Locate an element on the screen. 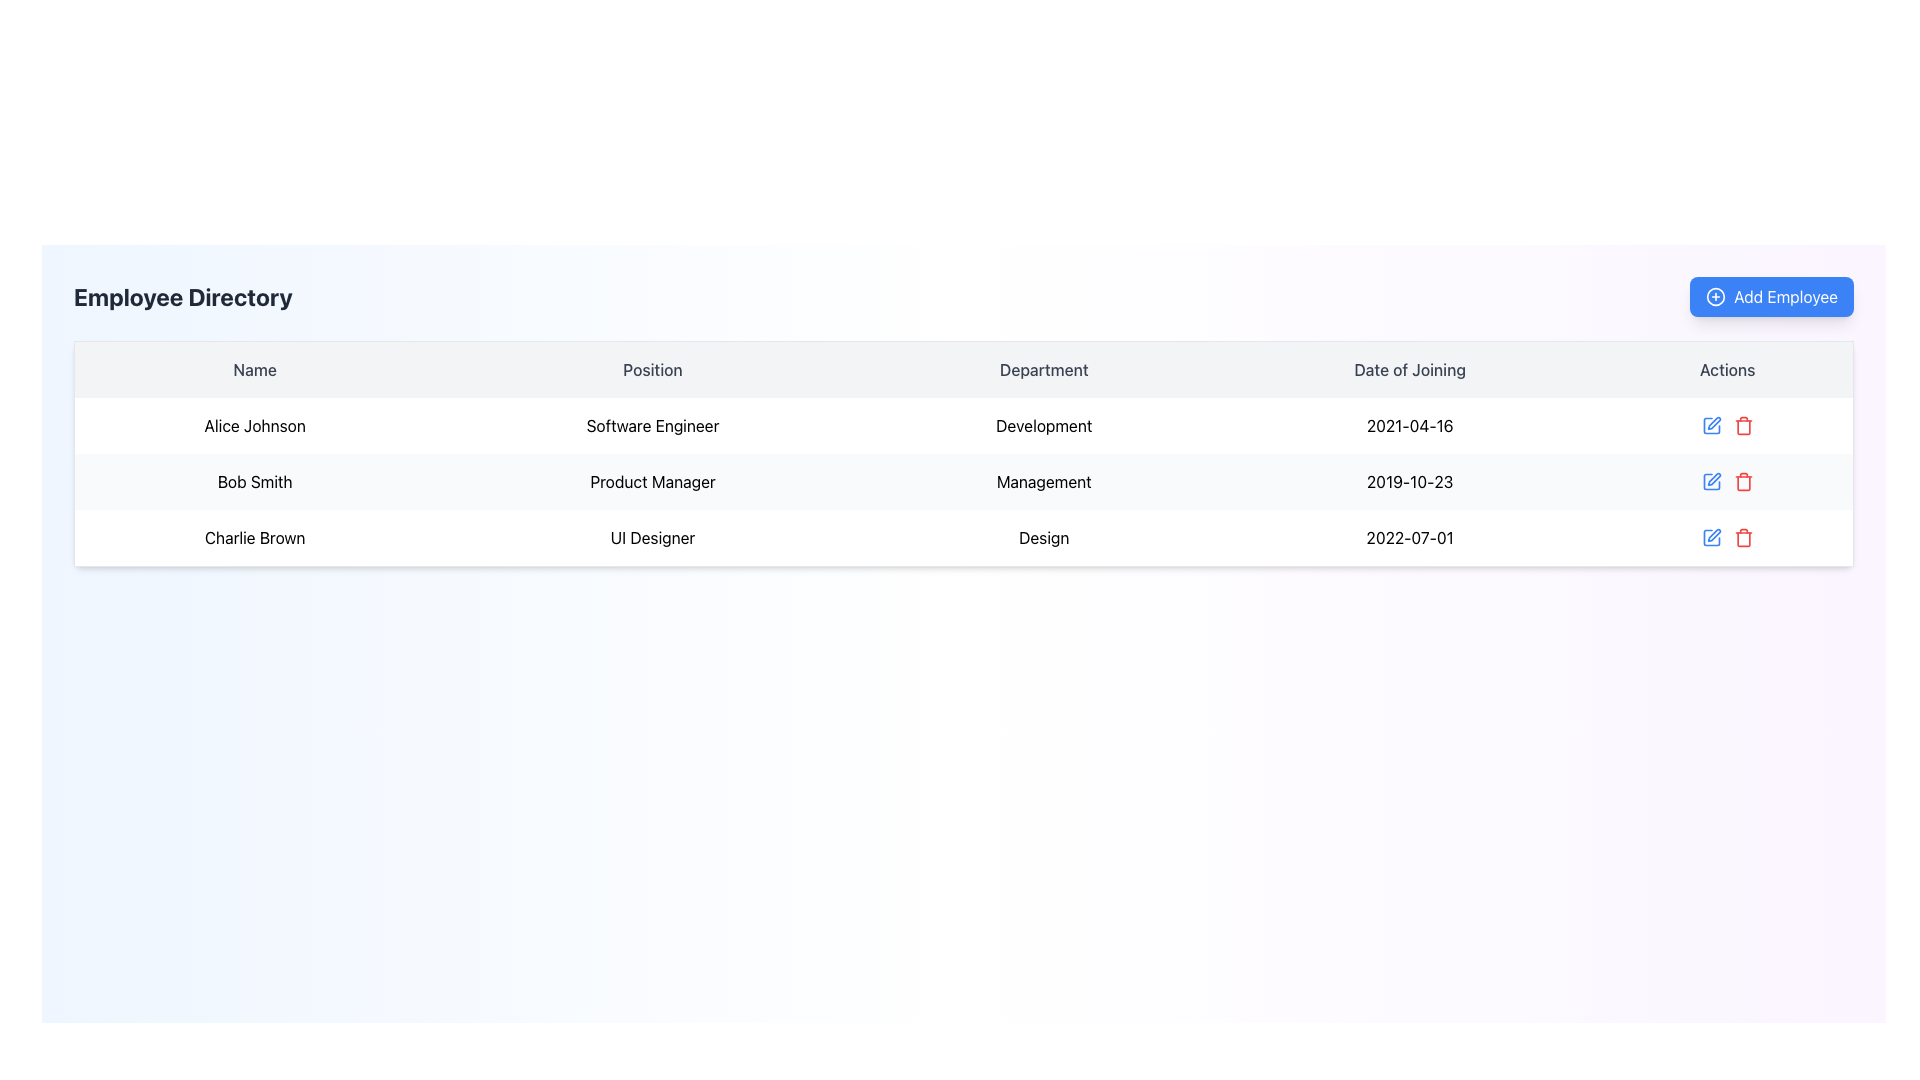 The image size is (1920, 1080). the 'Product Manager' text label in the 'Position' column of the row associated with 'Bob Smith' is located at coordinates (652, 482).